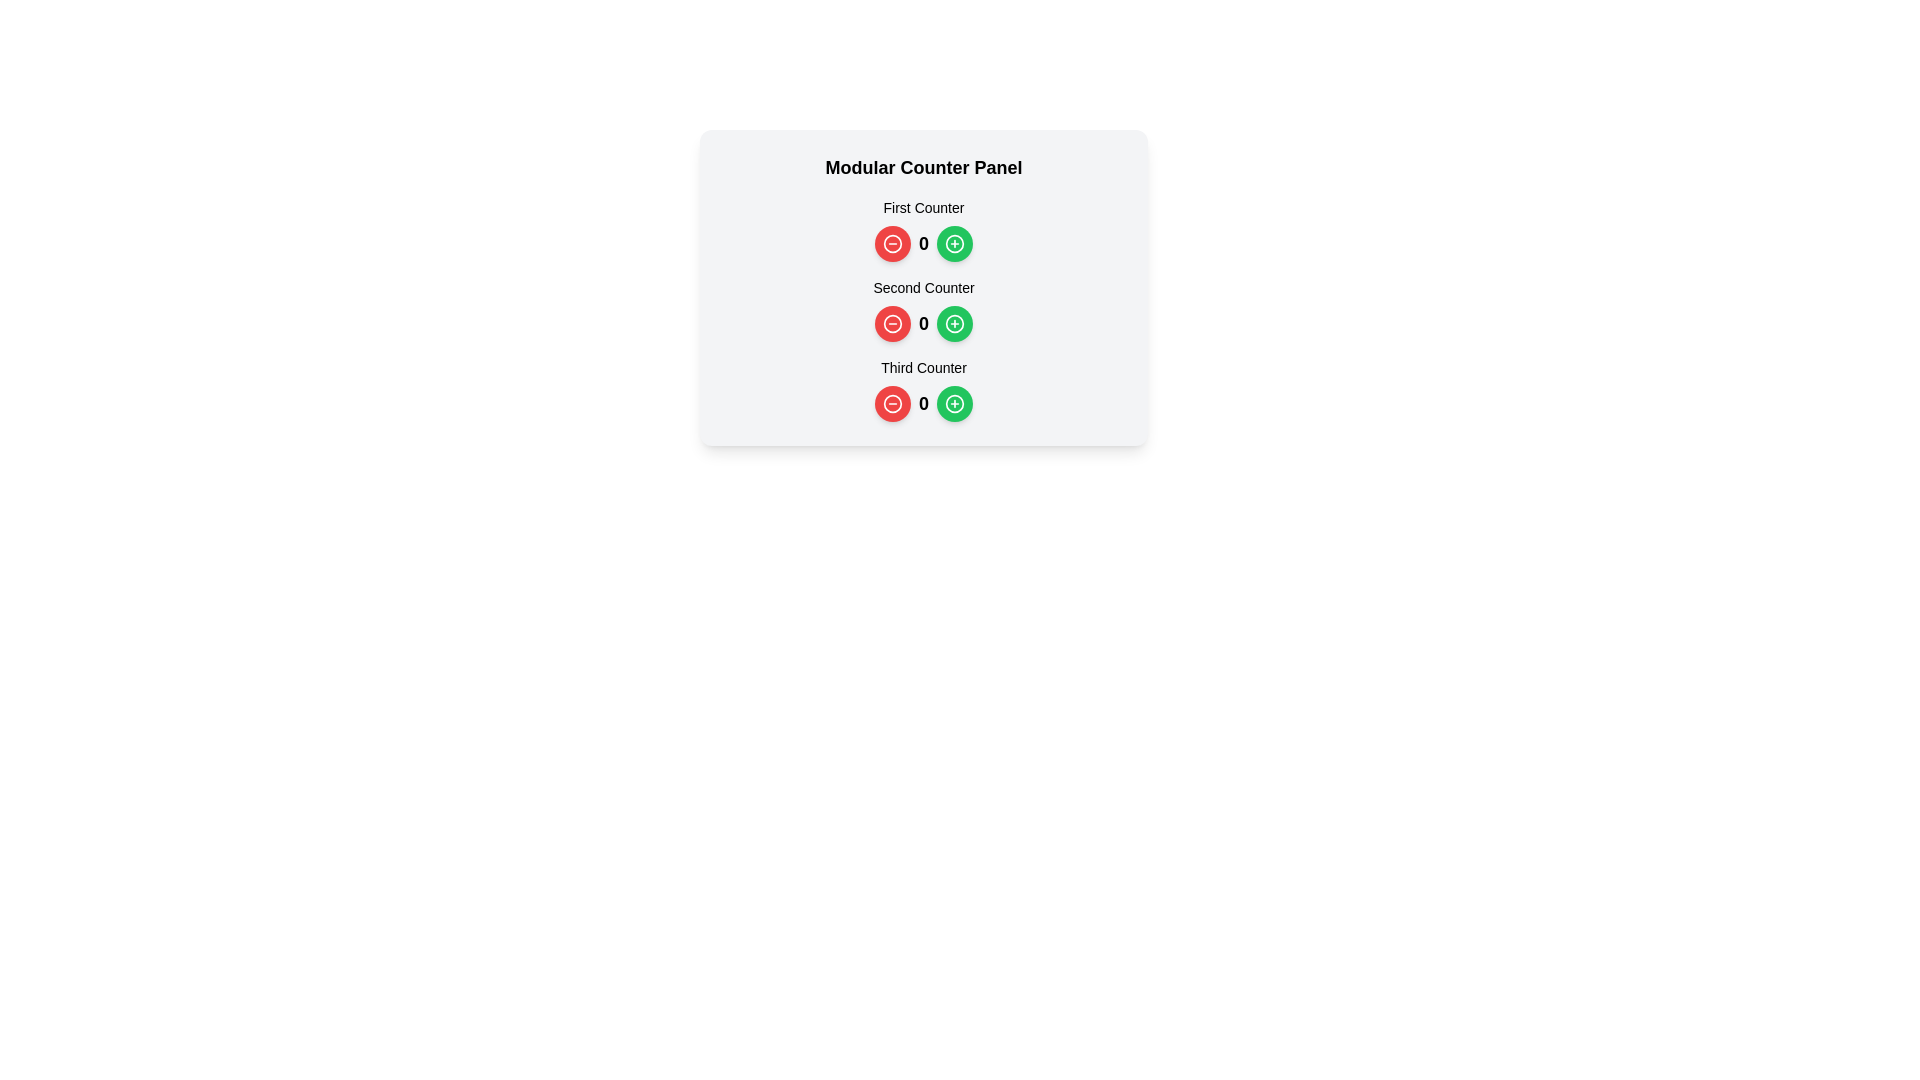 The image size is (1920, 1080). I want to click on the centered numeral '0' in bold font located between the red minus button and the green plus button in the 'Second Counter' row, so click(923, 323).